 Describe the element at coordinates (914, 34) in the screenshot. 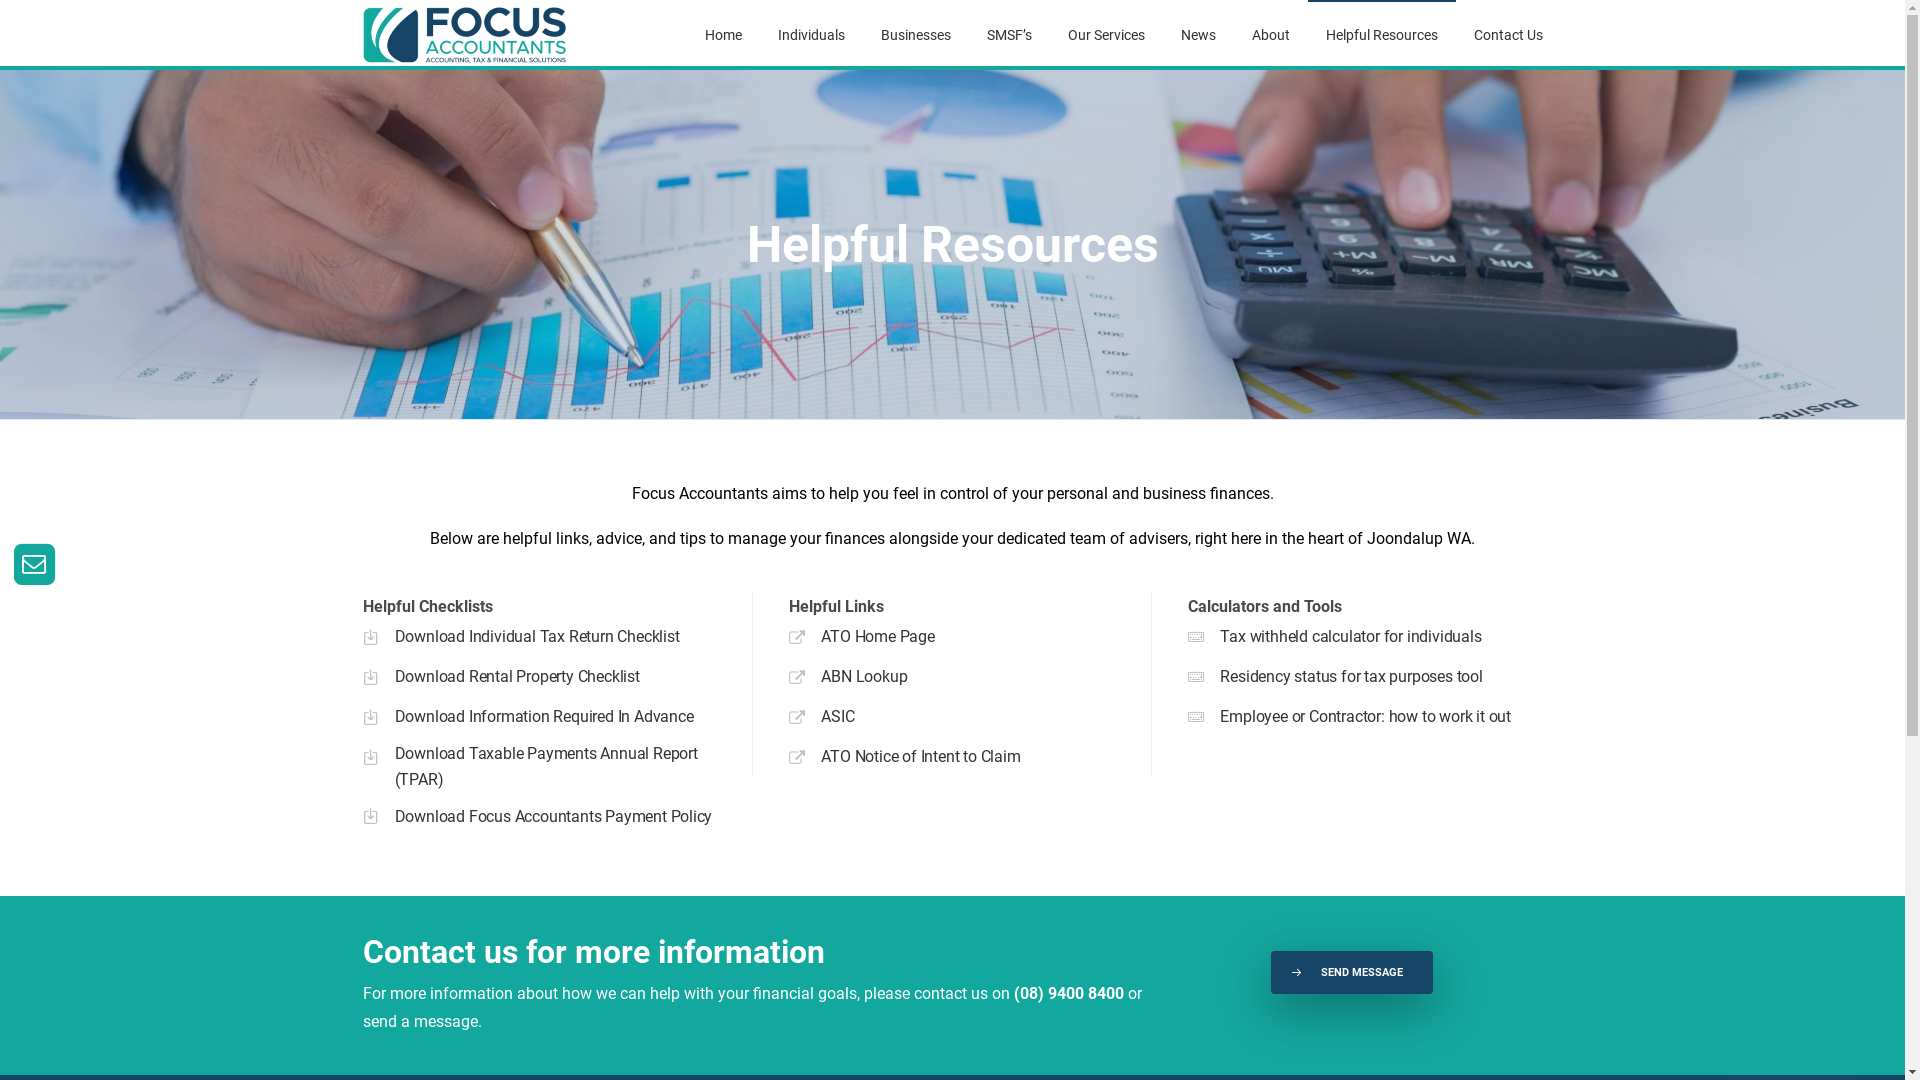

I see `'Businesses'` at that location.